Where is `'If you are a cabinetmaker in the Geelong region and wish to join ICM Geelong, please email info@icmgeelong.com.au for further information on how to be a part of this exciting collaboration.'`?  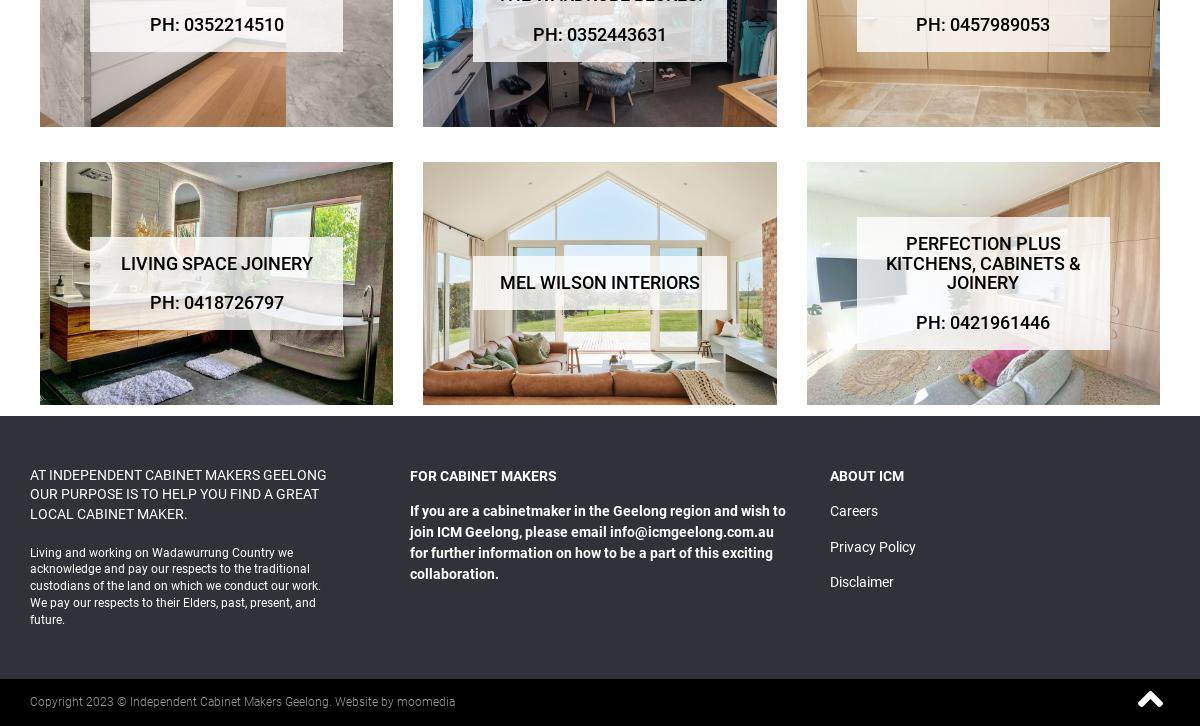 'If you are a cabinetmaker in the Geelong region and wish to join ICM Geelong, please email info@icmgeelong.com.au for further information on how to be a part of this exciting collaboration.' is located at coordinates (596, 542).